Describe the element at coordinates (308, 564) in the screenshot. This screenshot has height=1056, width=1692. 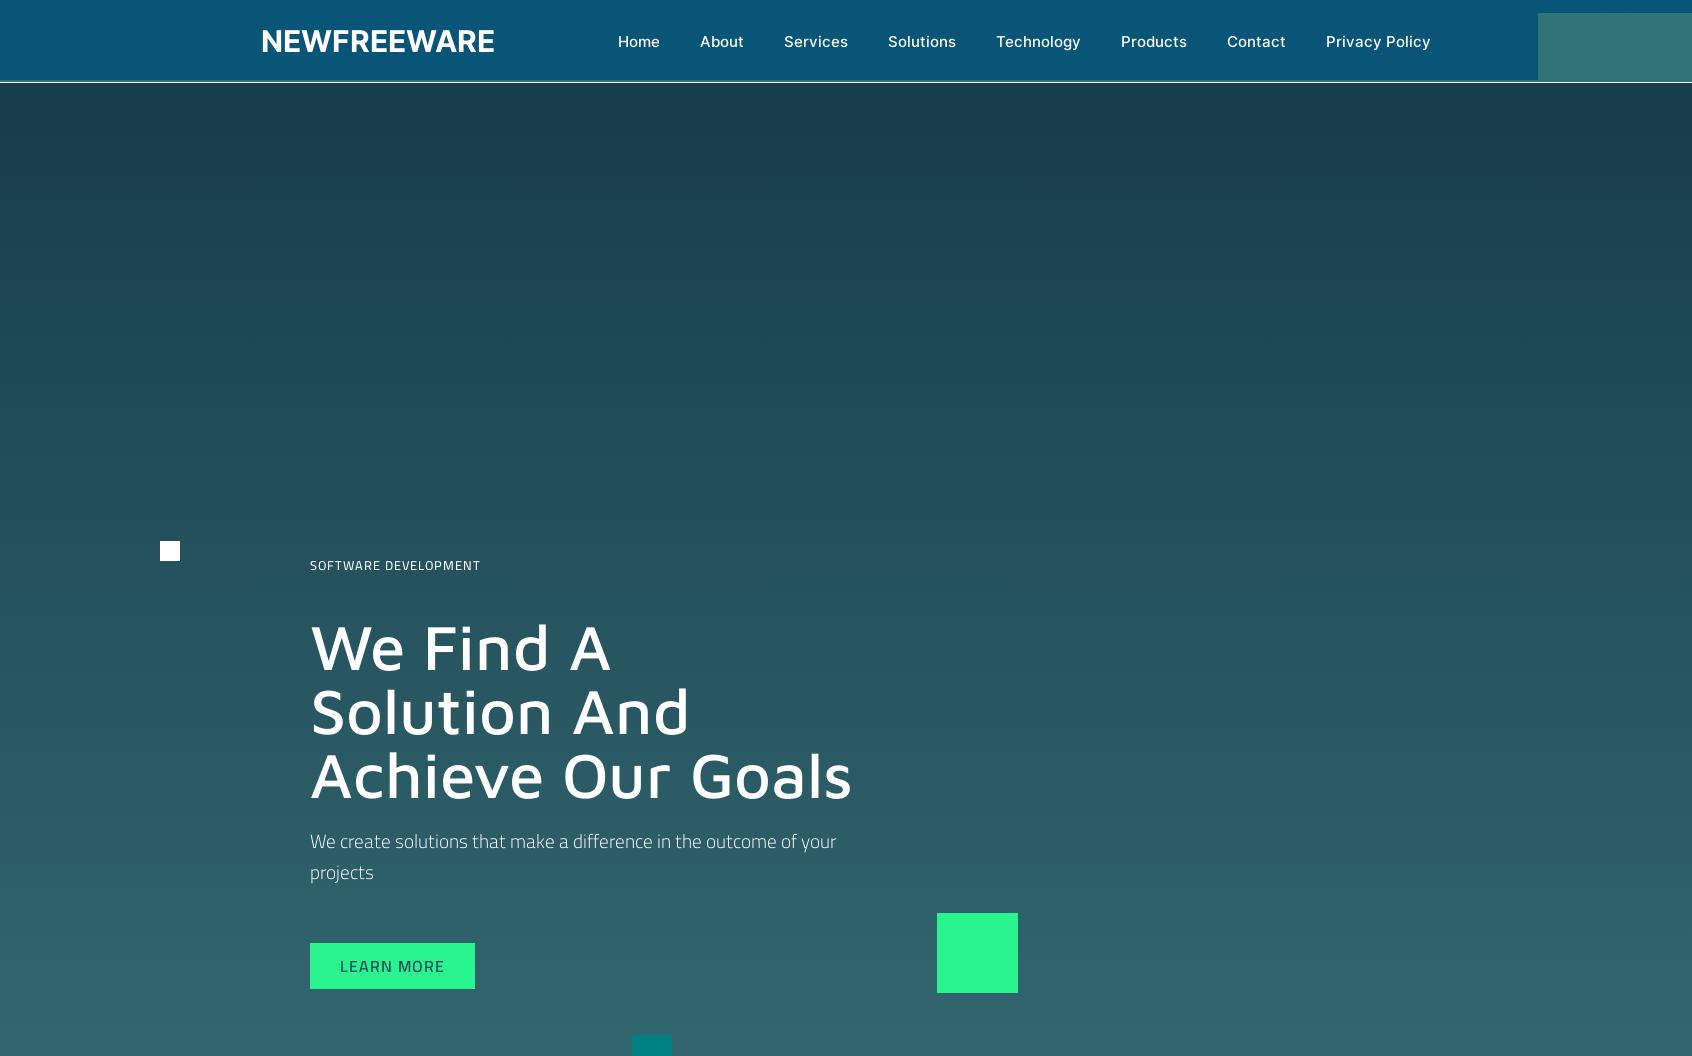
I see `'Software Development'` at that location.